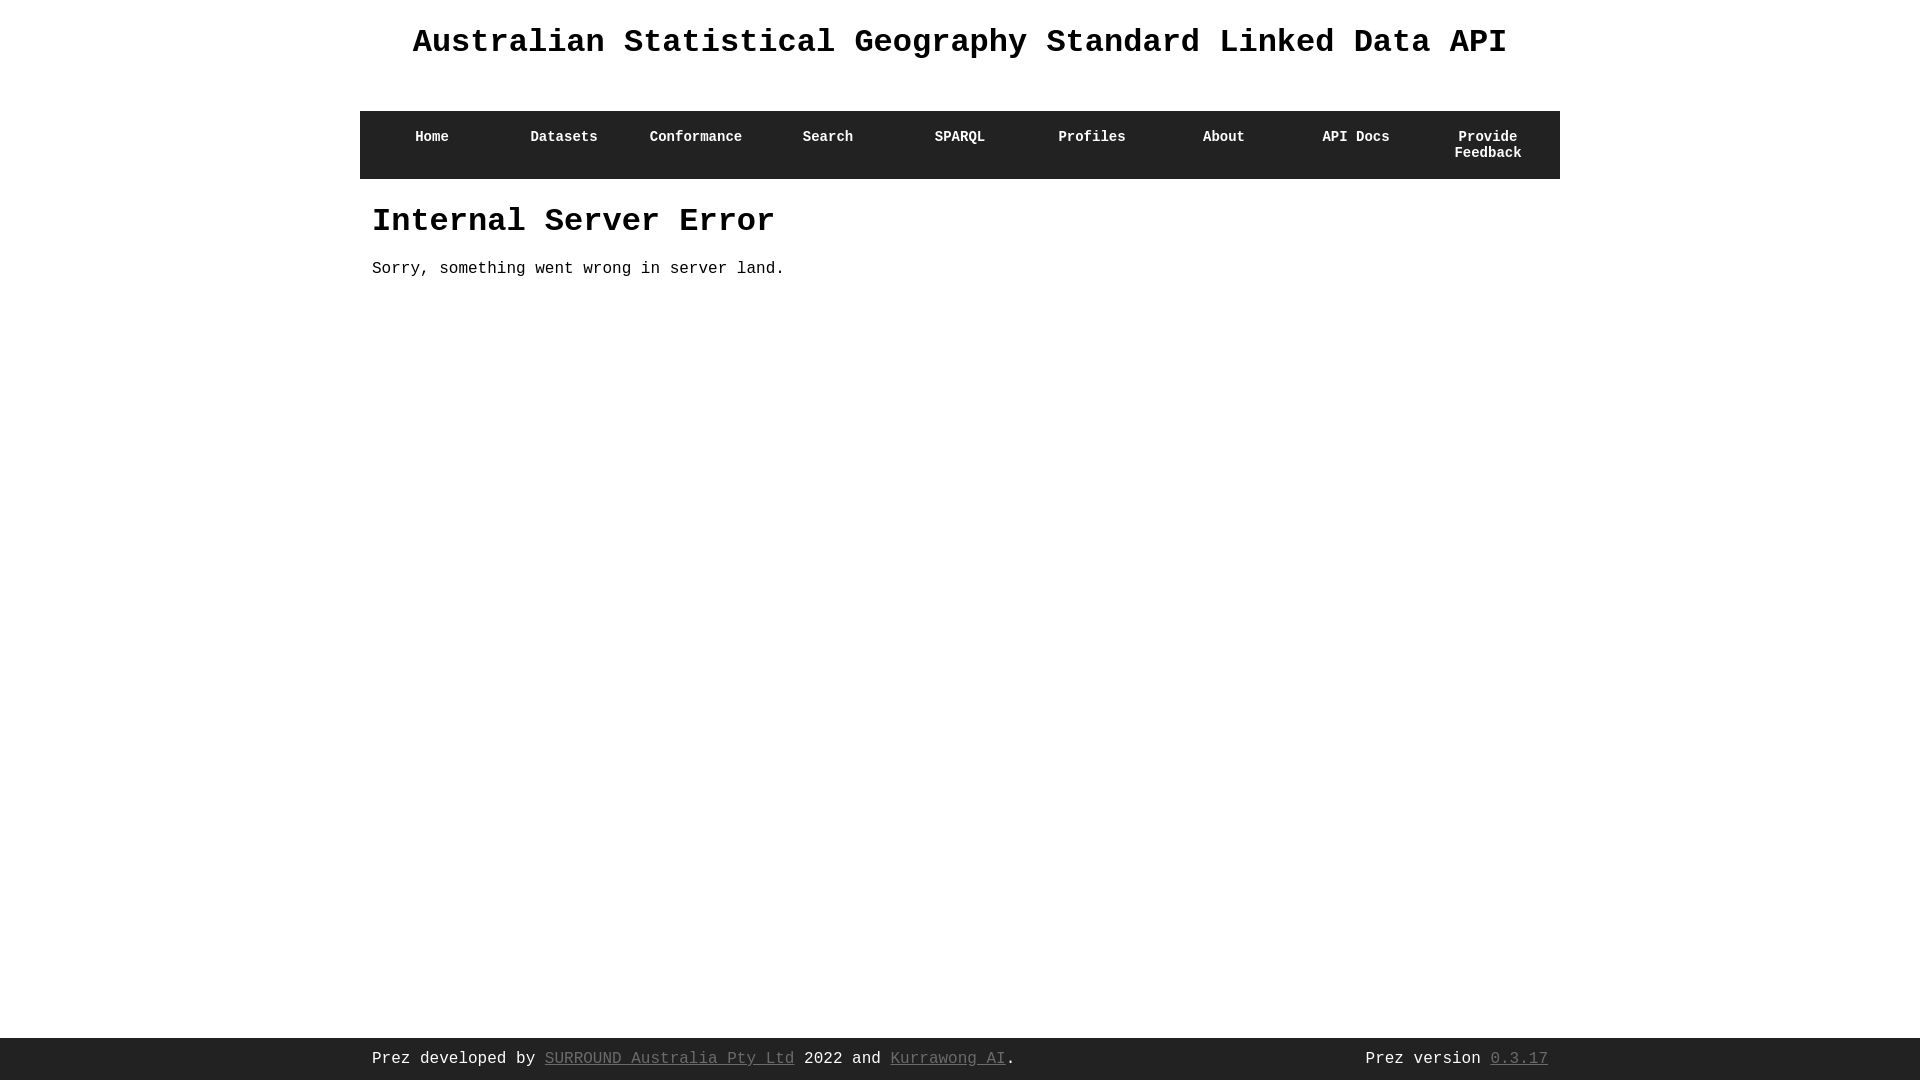 The image size is (1920, 1080). What do you see at coordinates (828, 144) in the screenshot?
I see `'Search'` at bounding box center [828, 144].